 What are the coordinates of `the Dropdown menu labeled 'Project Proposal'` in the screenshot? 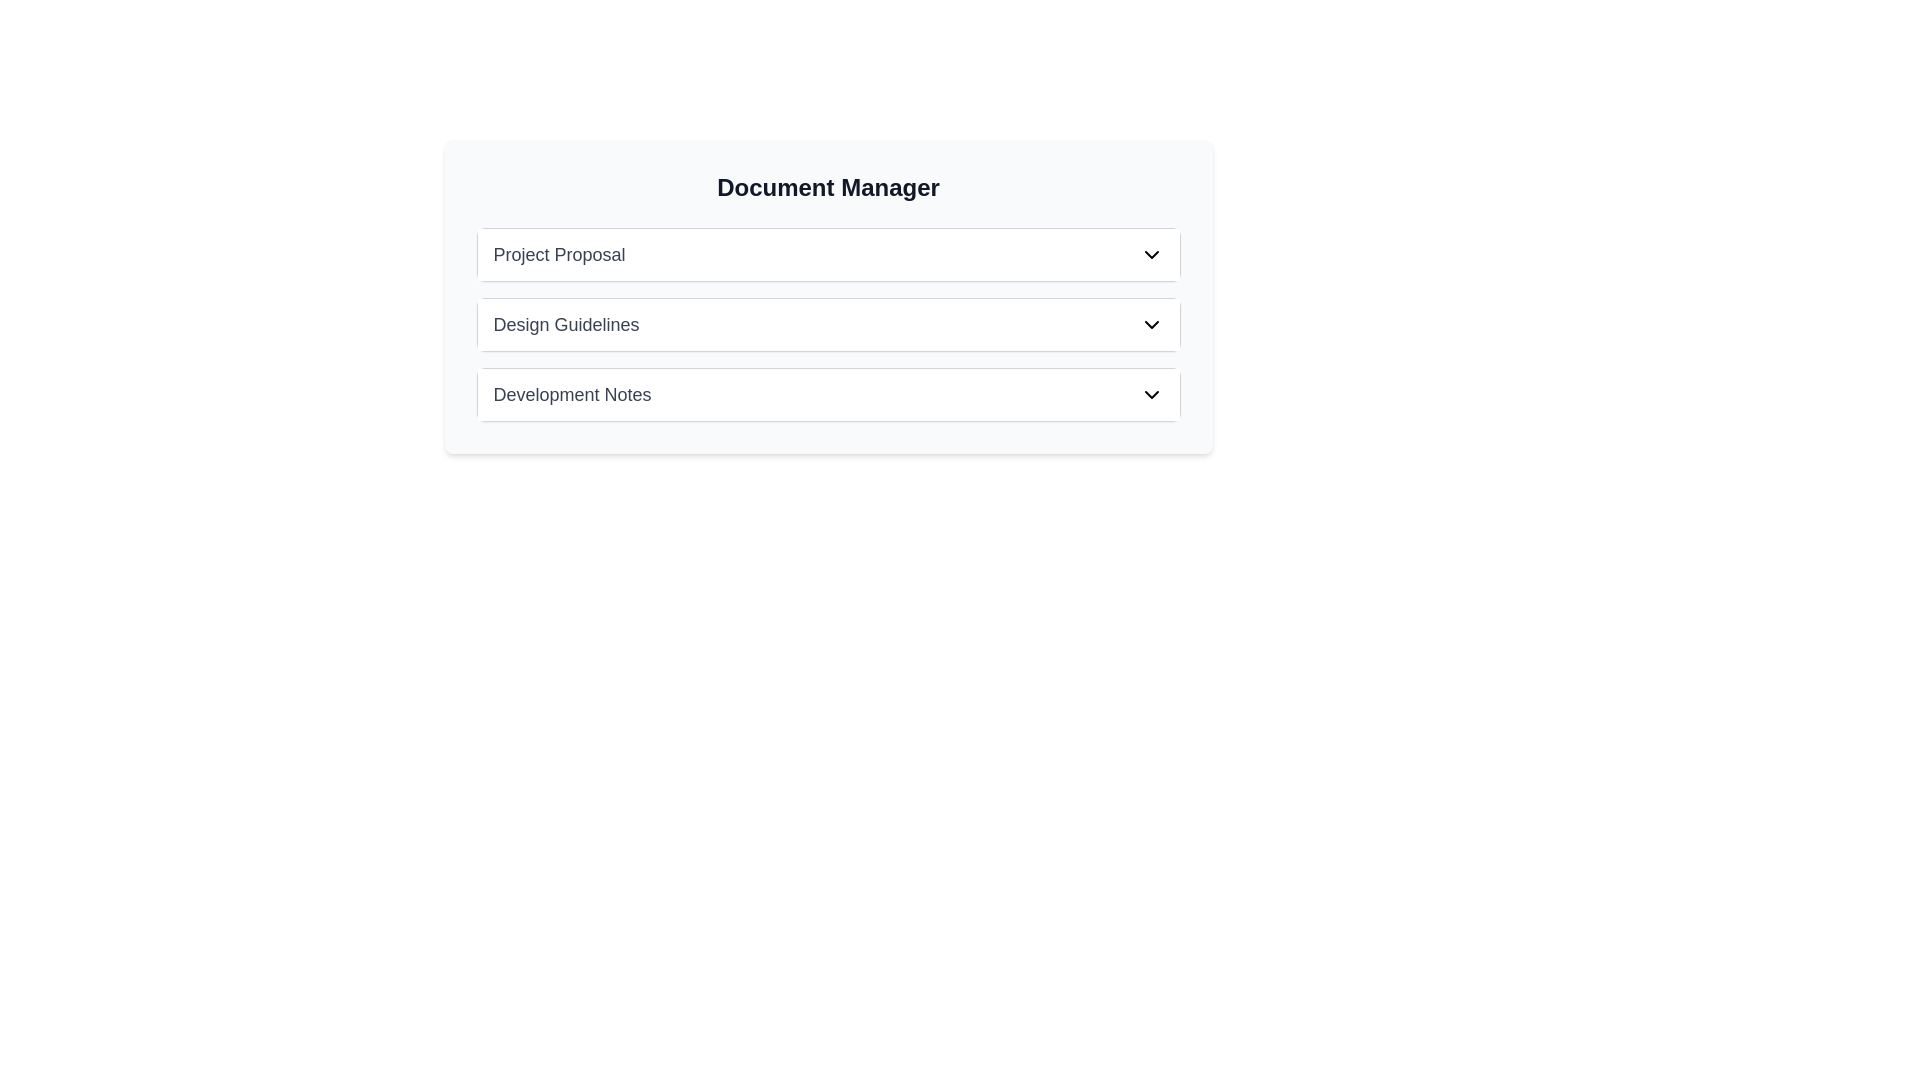 It's located at (828, 253).